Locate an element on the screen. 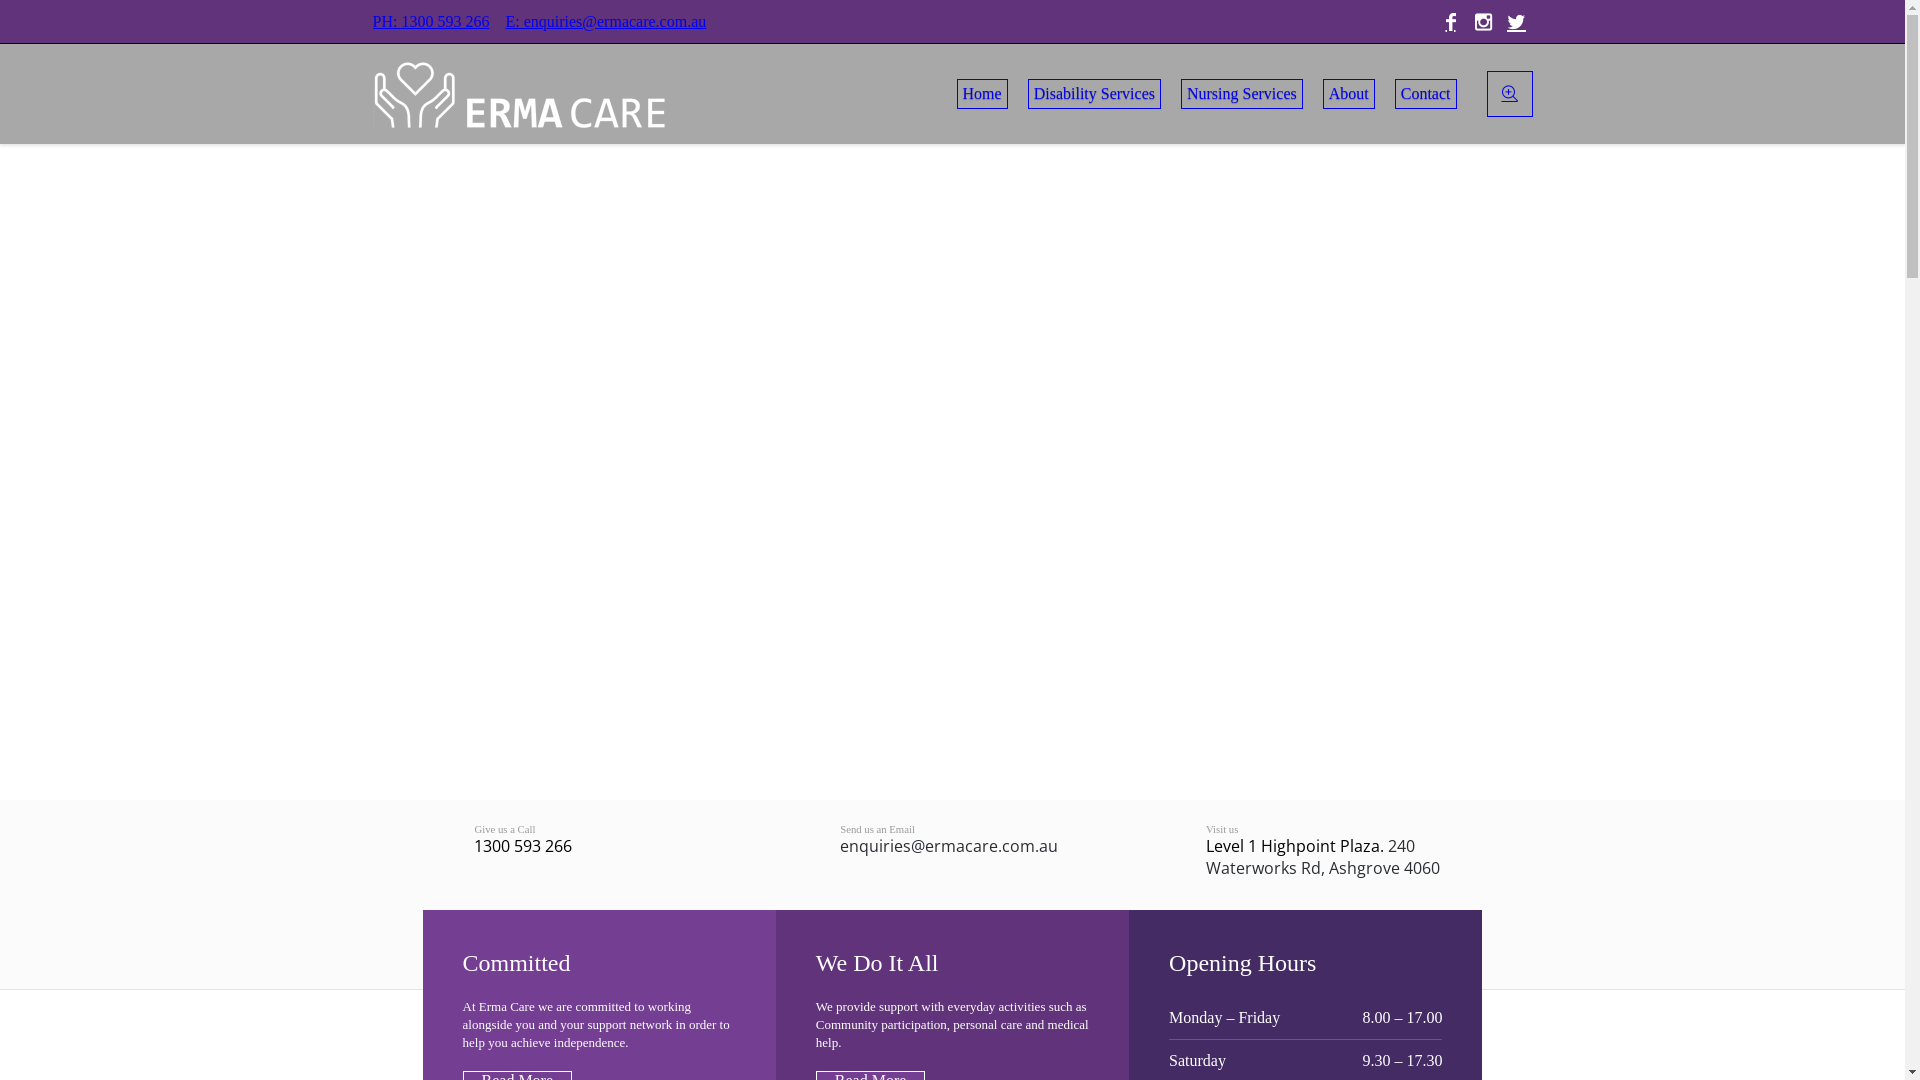 This screenshot has width=1920, height=1080. 'E: enquiries@ermacare.com.au' is located at coordinates (504, 20).